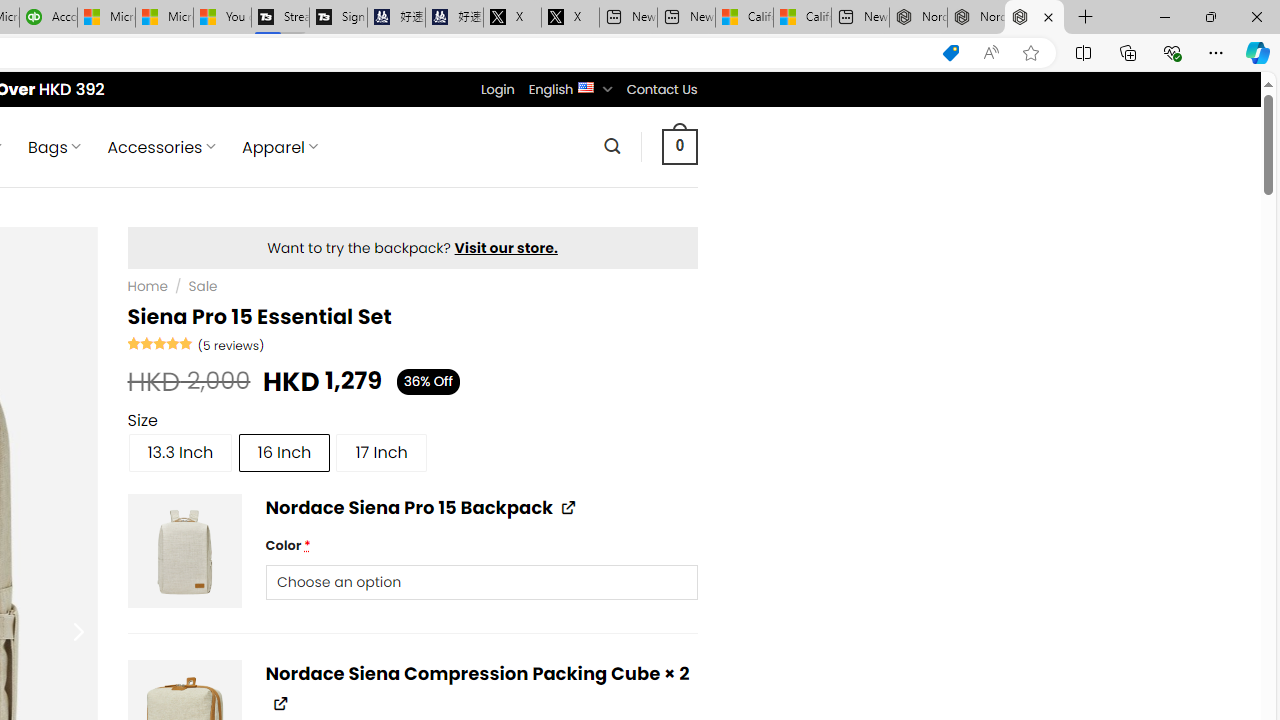 This screenshot has height=720, width=1280. Describe the element at coordinates (202, 286) in the screenshot. I see `'Sale'` at that location.